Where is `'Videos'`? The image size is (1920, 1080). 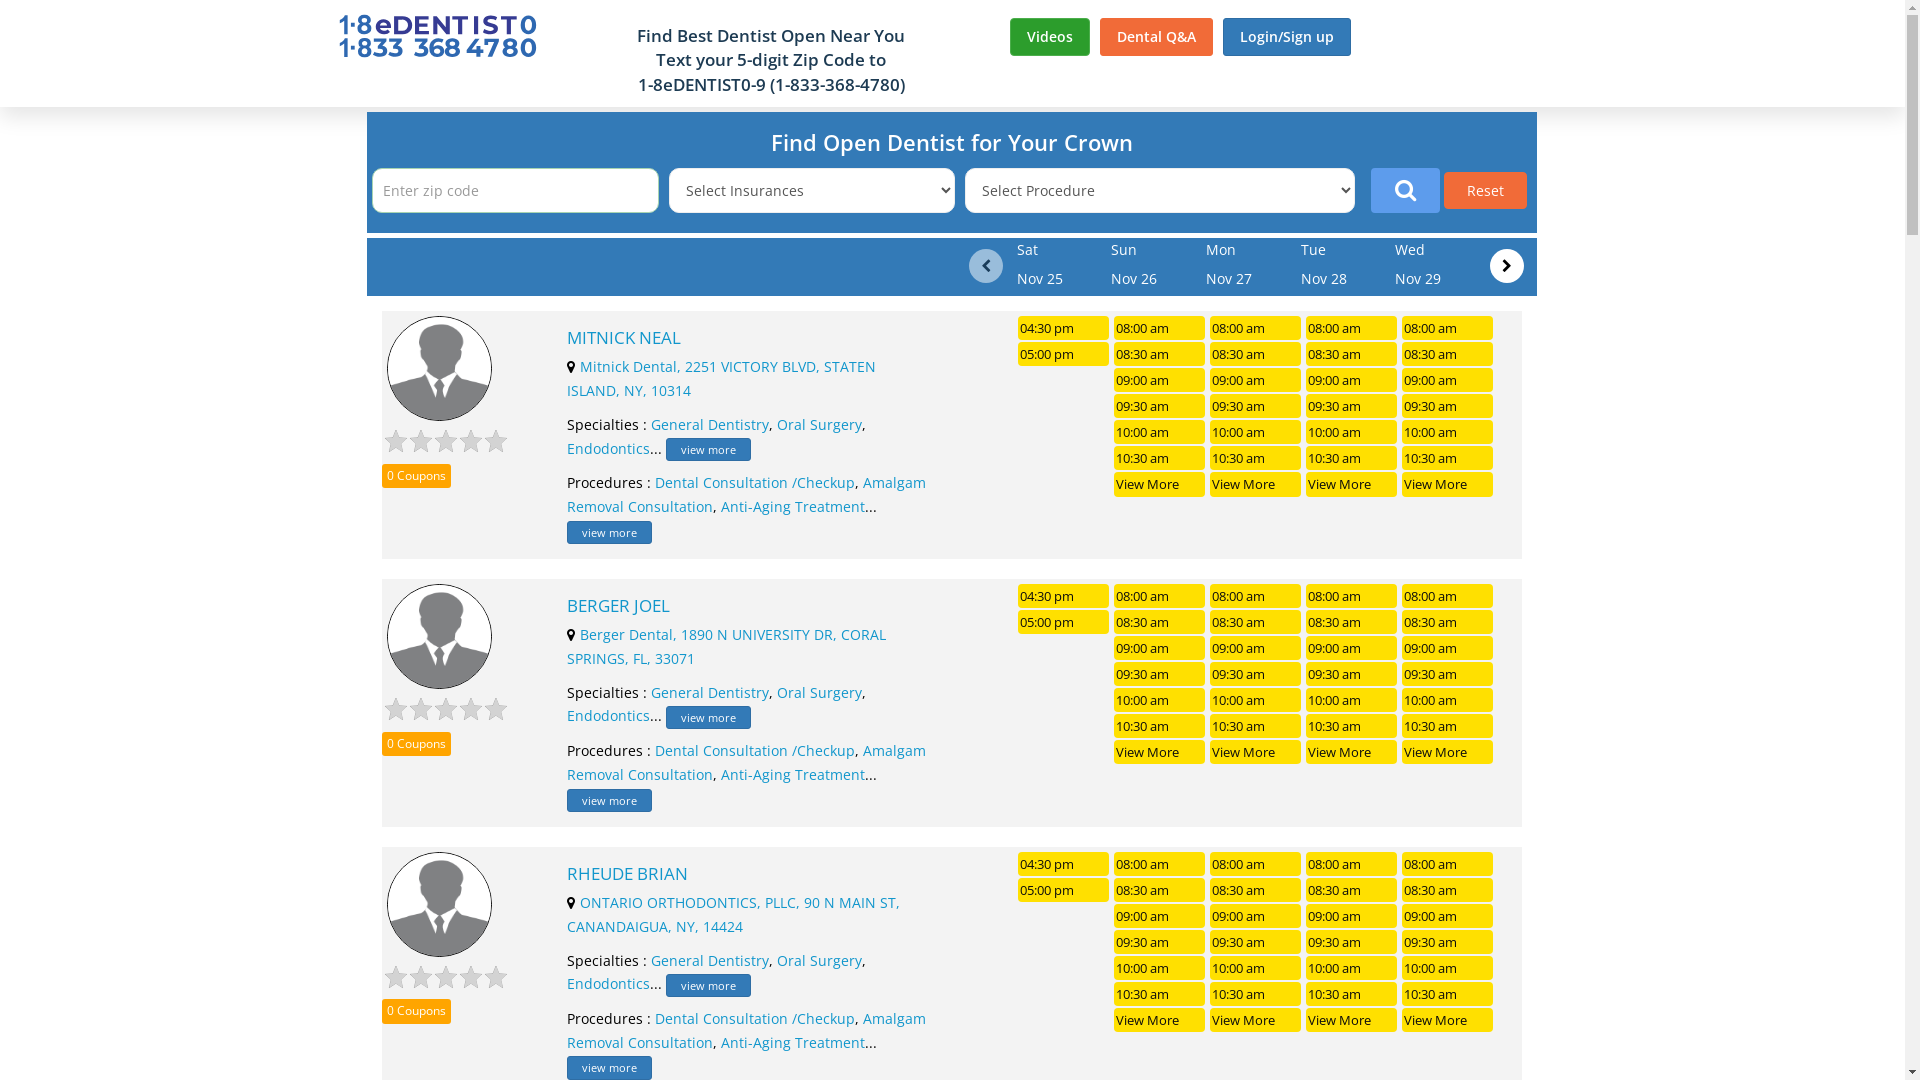 'Videos' is located at coordinates (1049, 37).